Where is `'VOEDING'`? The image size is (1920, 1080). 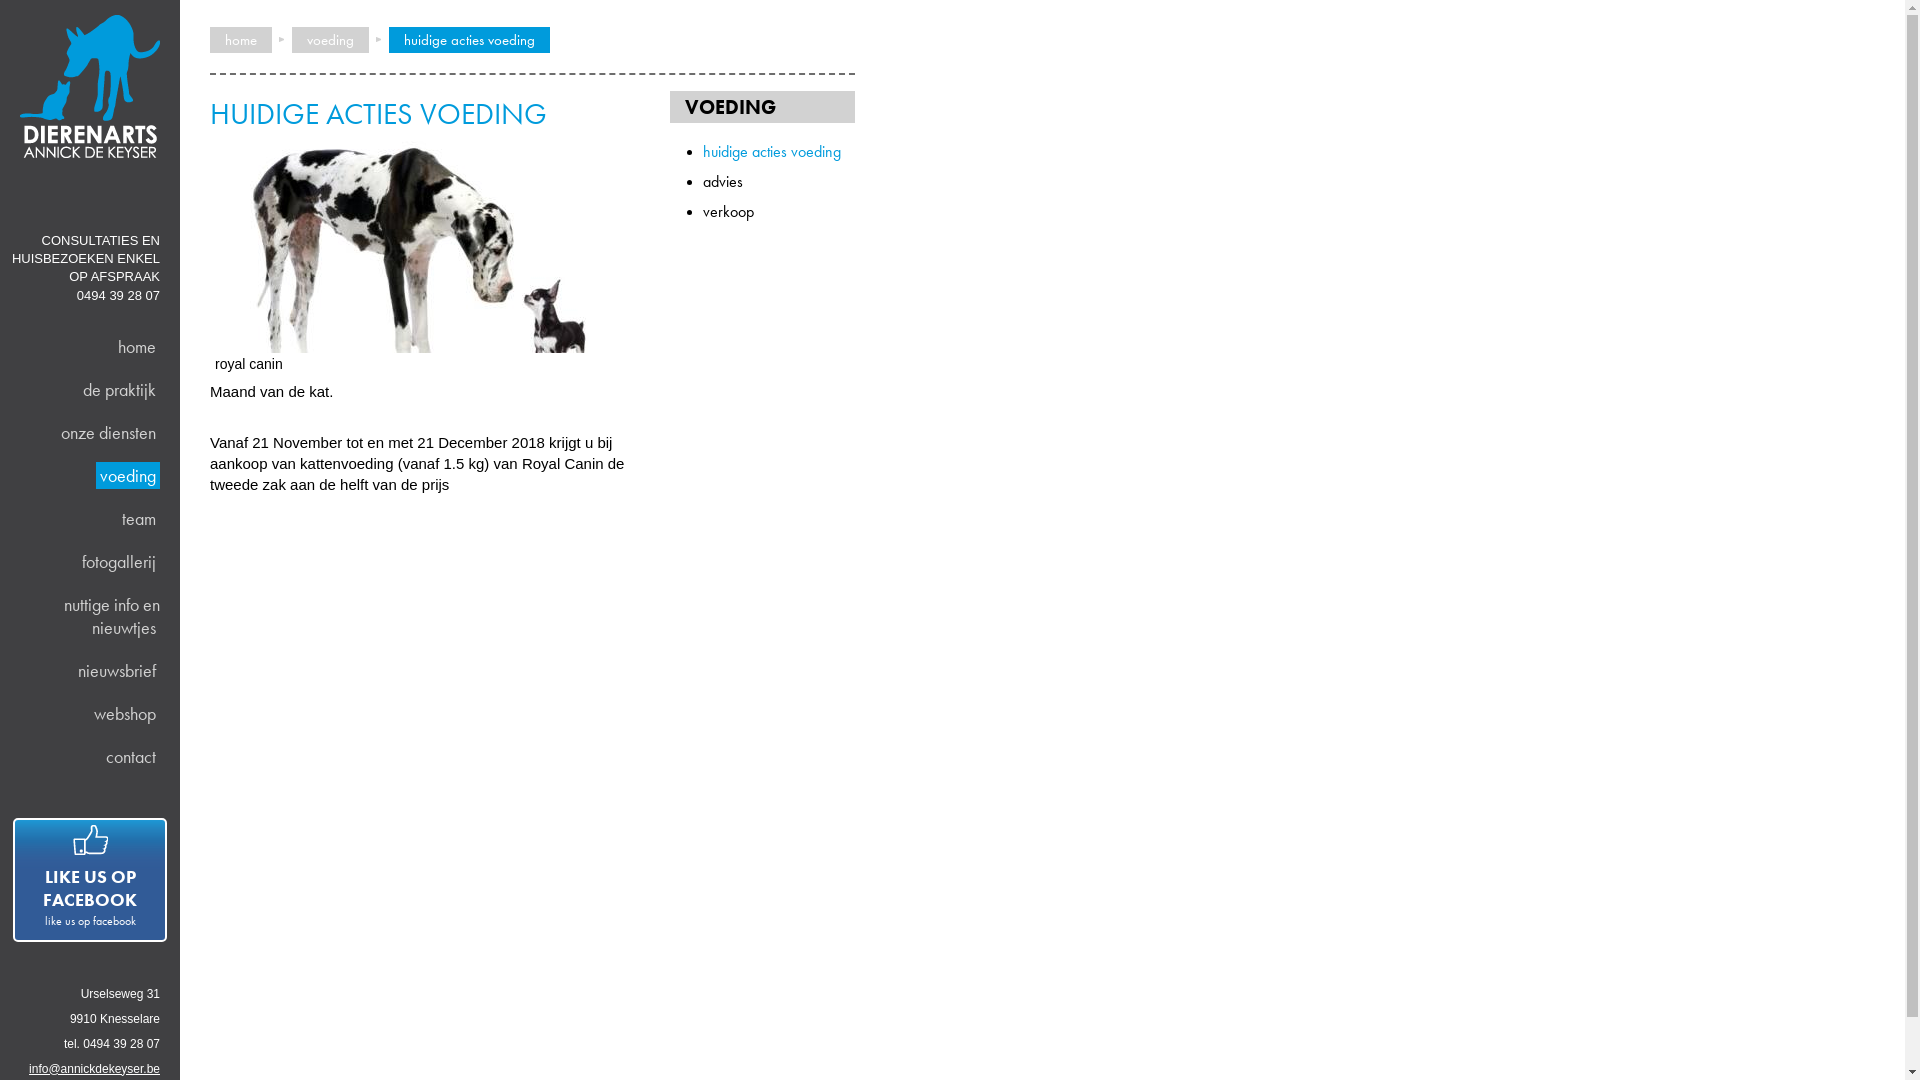 'VOEDING' is located at coordinates (729, 107).